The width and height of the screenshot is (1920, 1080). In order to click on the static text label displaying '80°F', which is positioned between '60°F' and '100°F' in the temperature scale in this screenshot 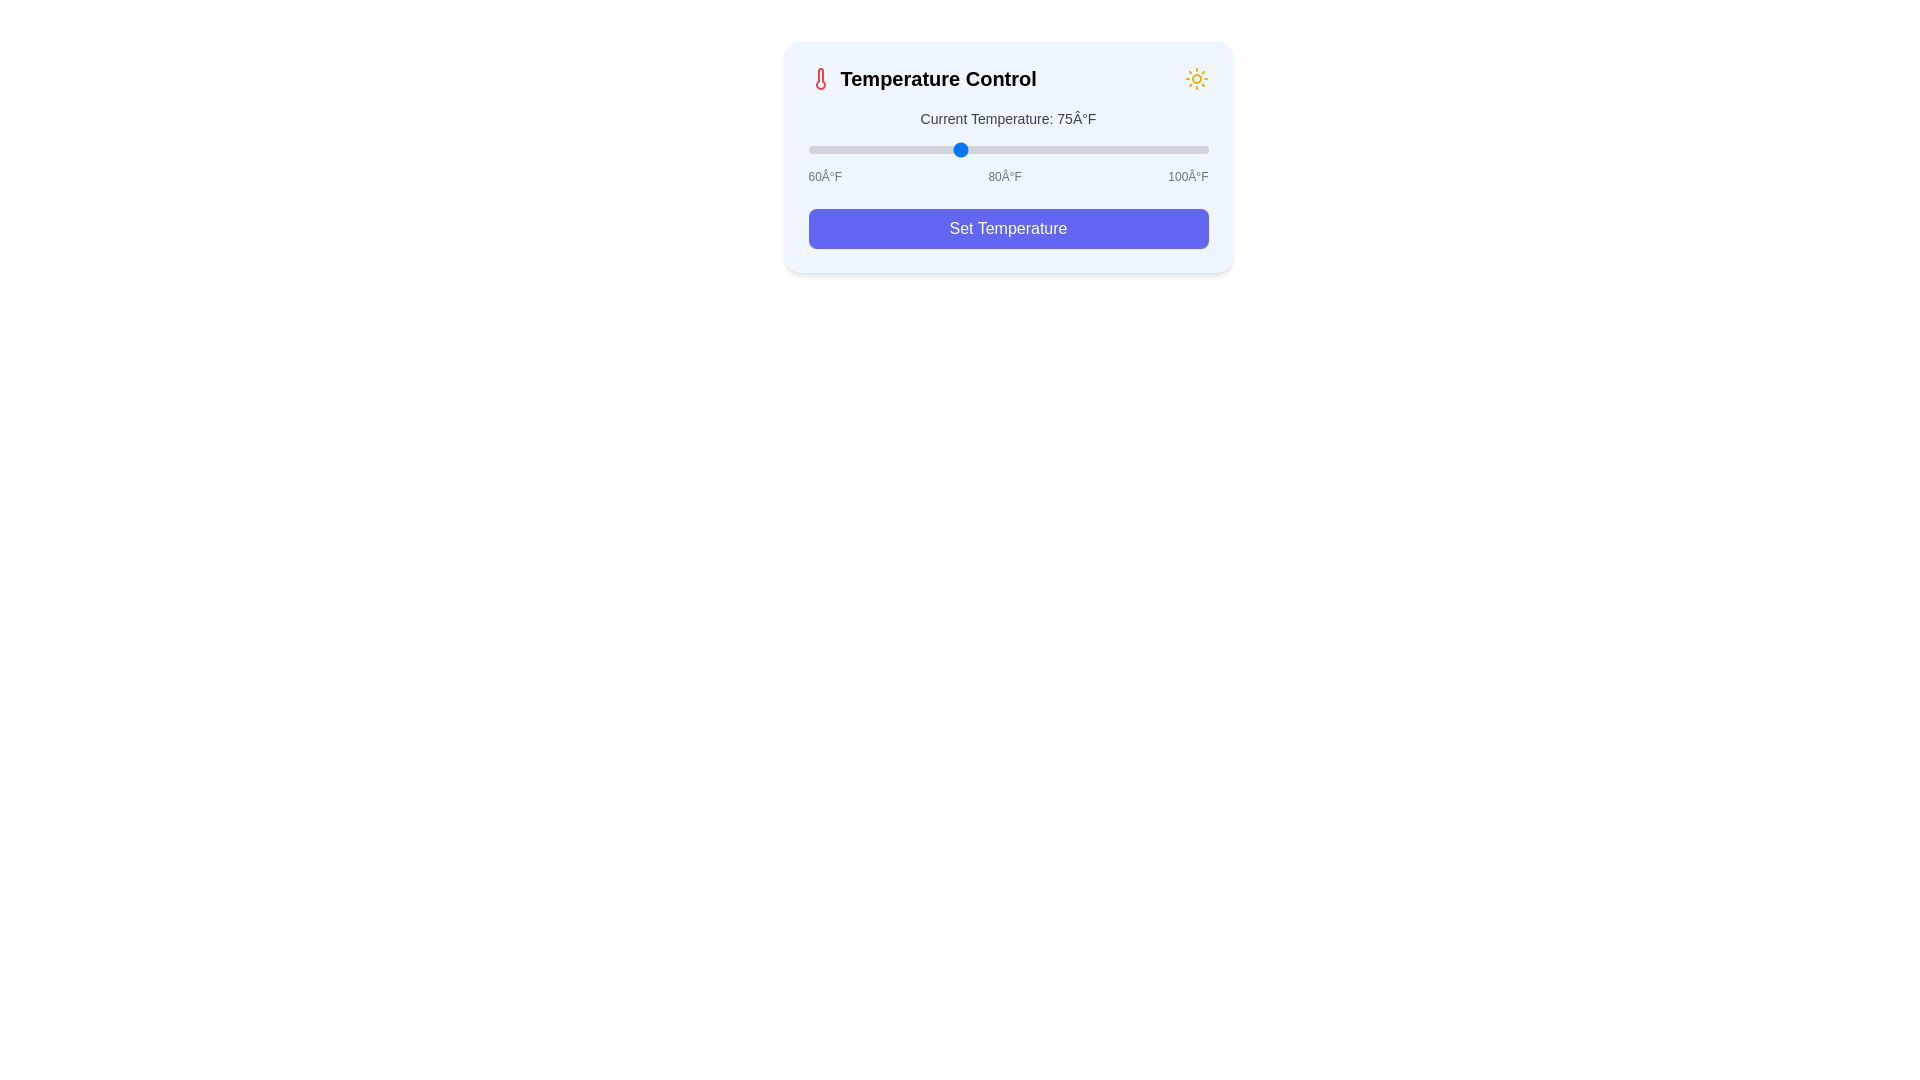, I will do `click(1005, 176)`.